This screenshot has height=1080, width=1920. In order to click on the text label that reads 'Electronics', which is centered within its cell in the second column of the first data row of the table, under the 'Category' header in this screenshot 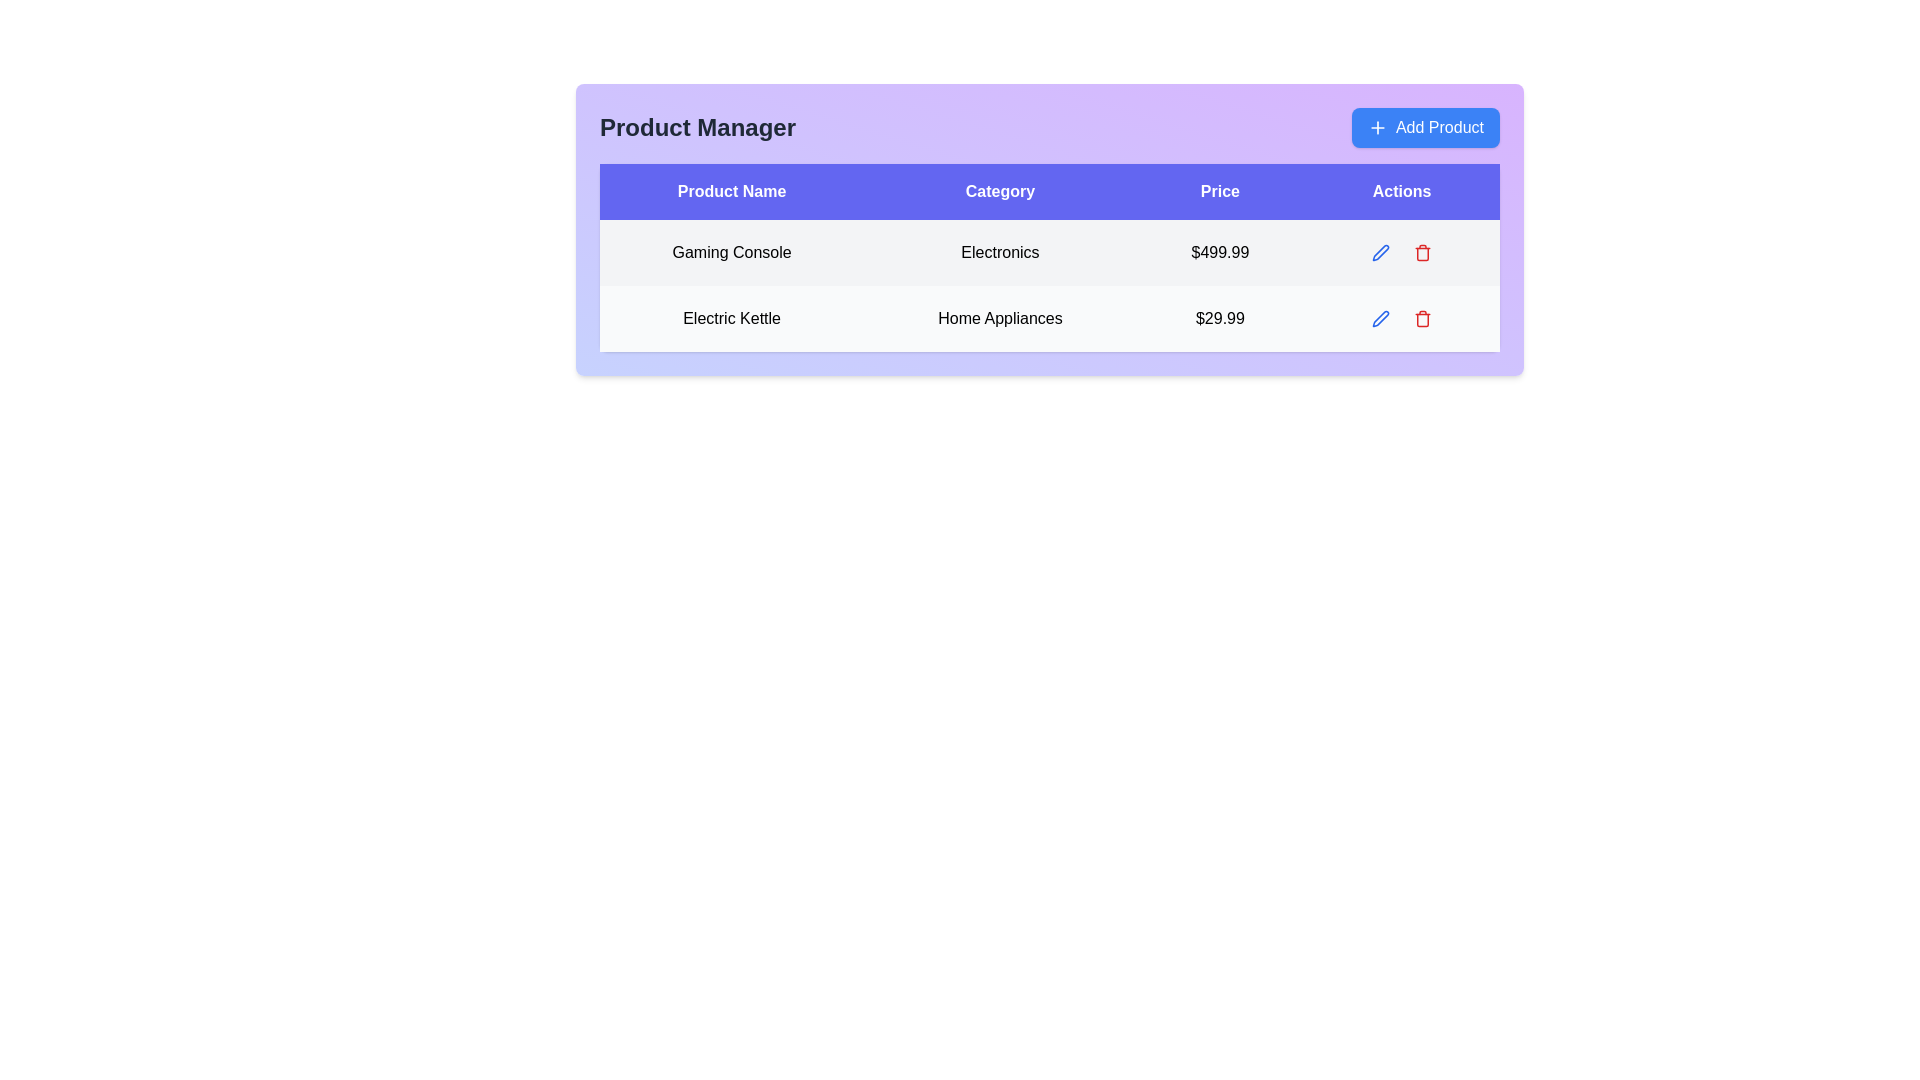, I will do `click(1000, 252)`.